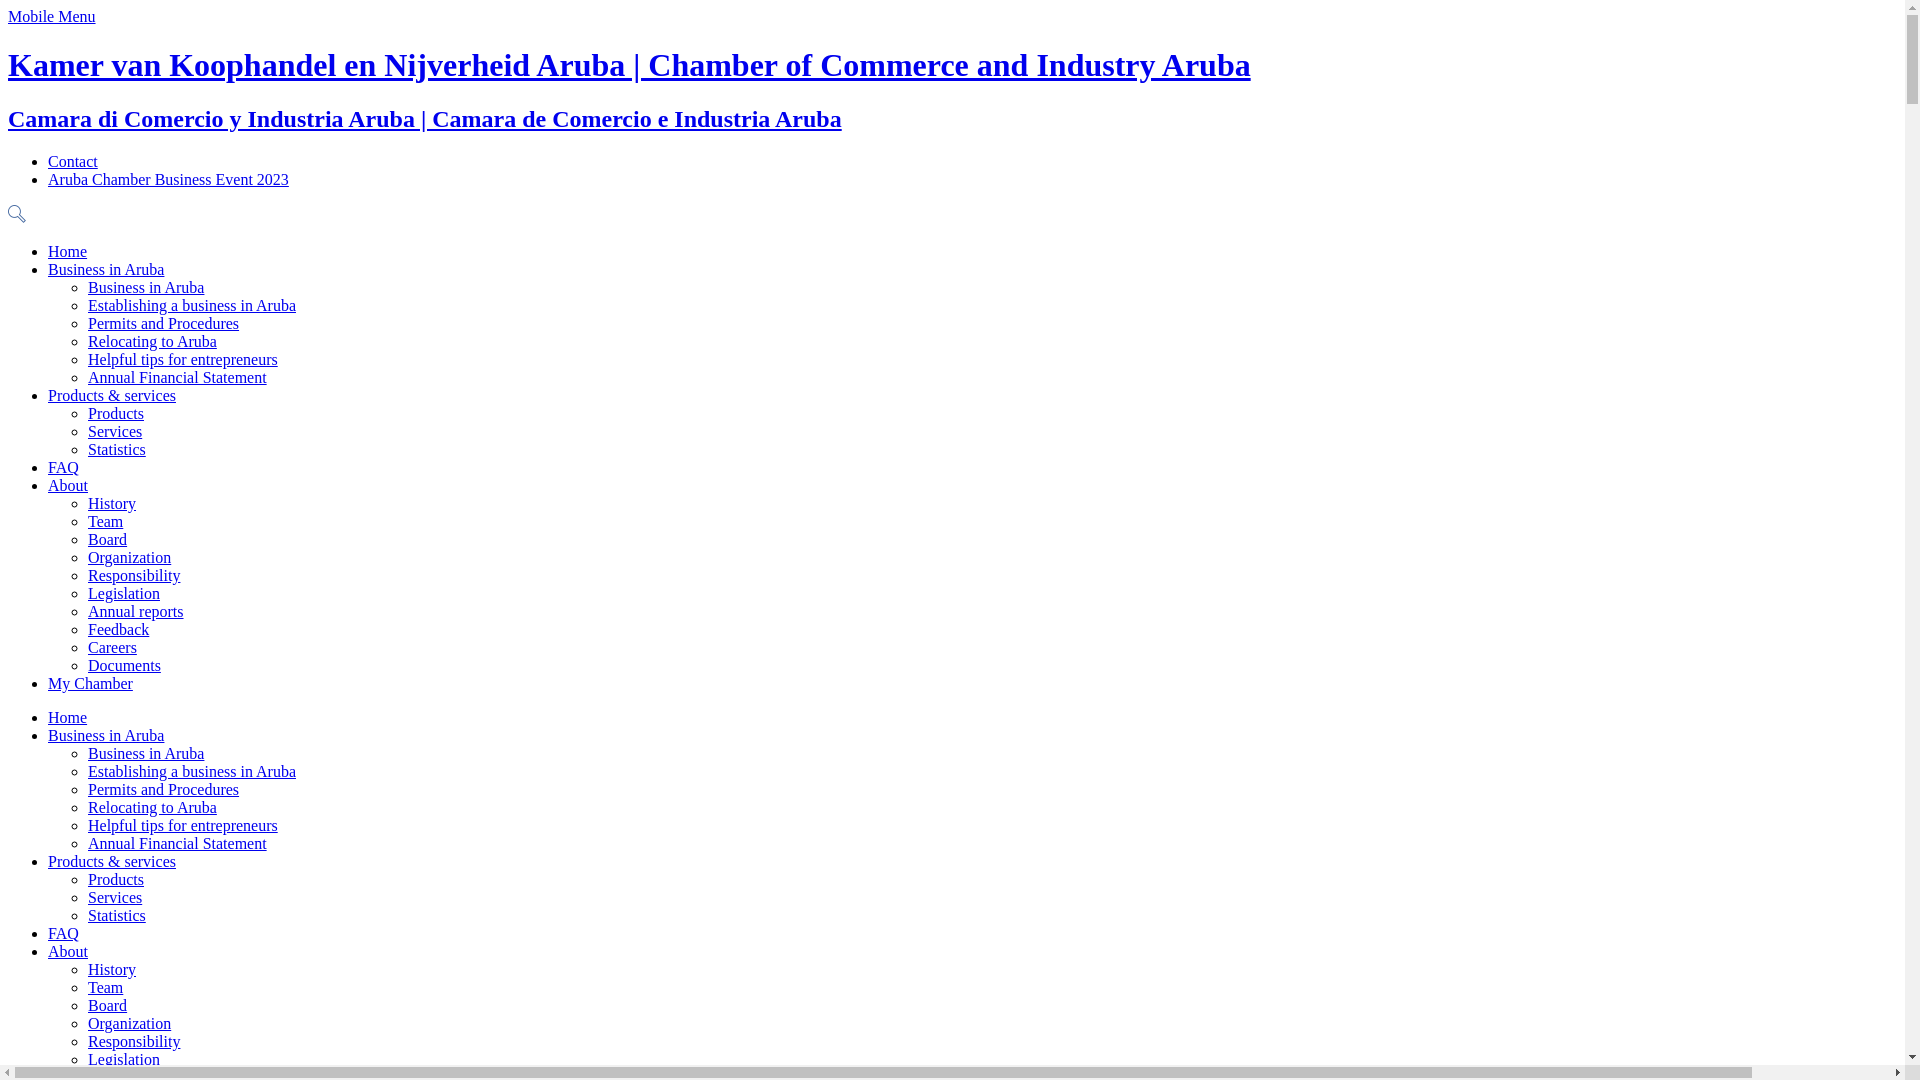 The image size is (1920, 1080). I want to click on 'Aruba Chamber Business Event 2023', so click(168, 178).